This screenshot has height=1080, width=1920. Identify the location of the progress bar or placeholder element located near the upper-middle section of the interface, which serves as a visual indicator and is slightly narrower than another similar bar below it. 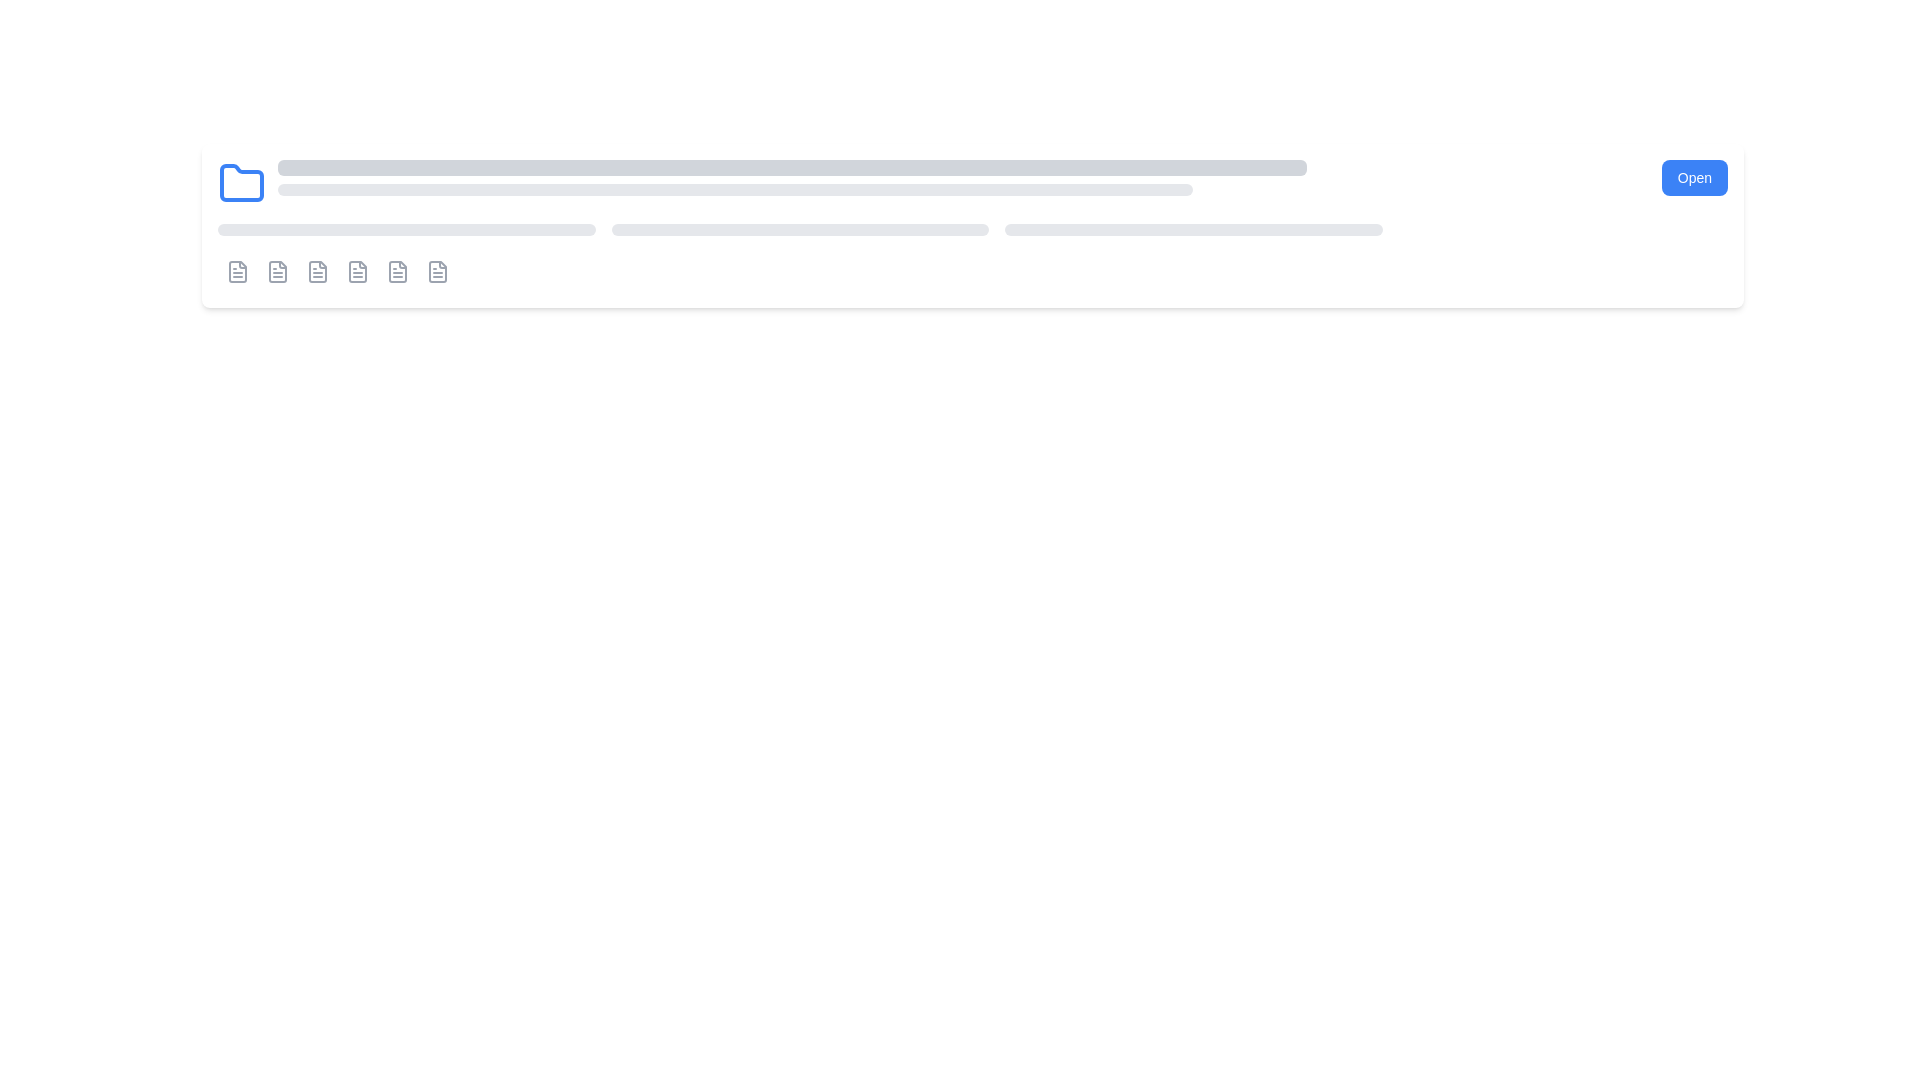
(791, 167).